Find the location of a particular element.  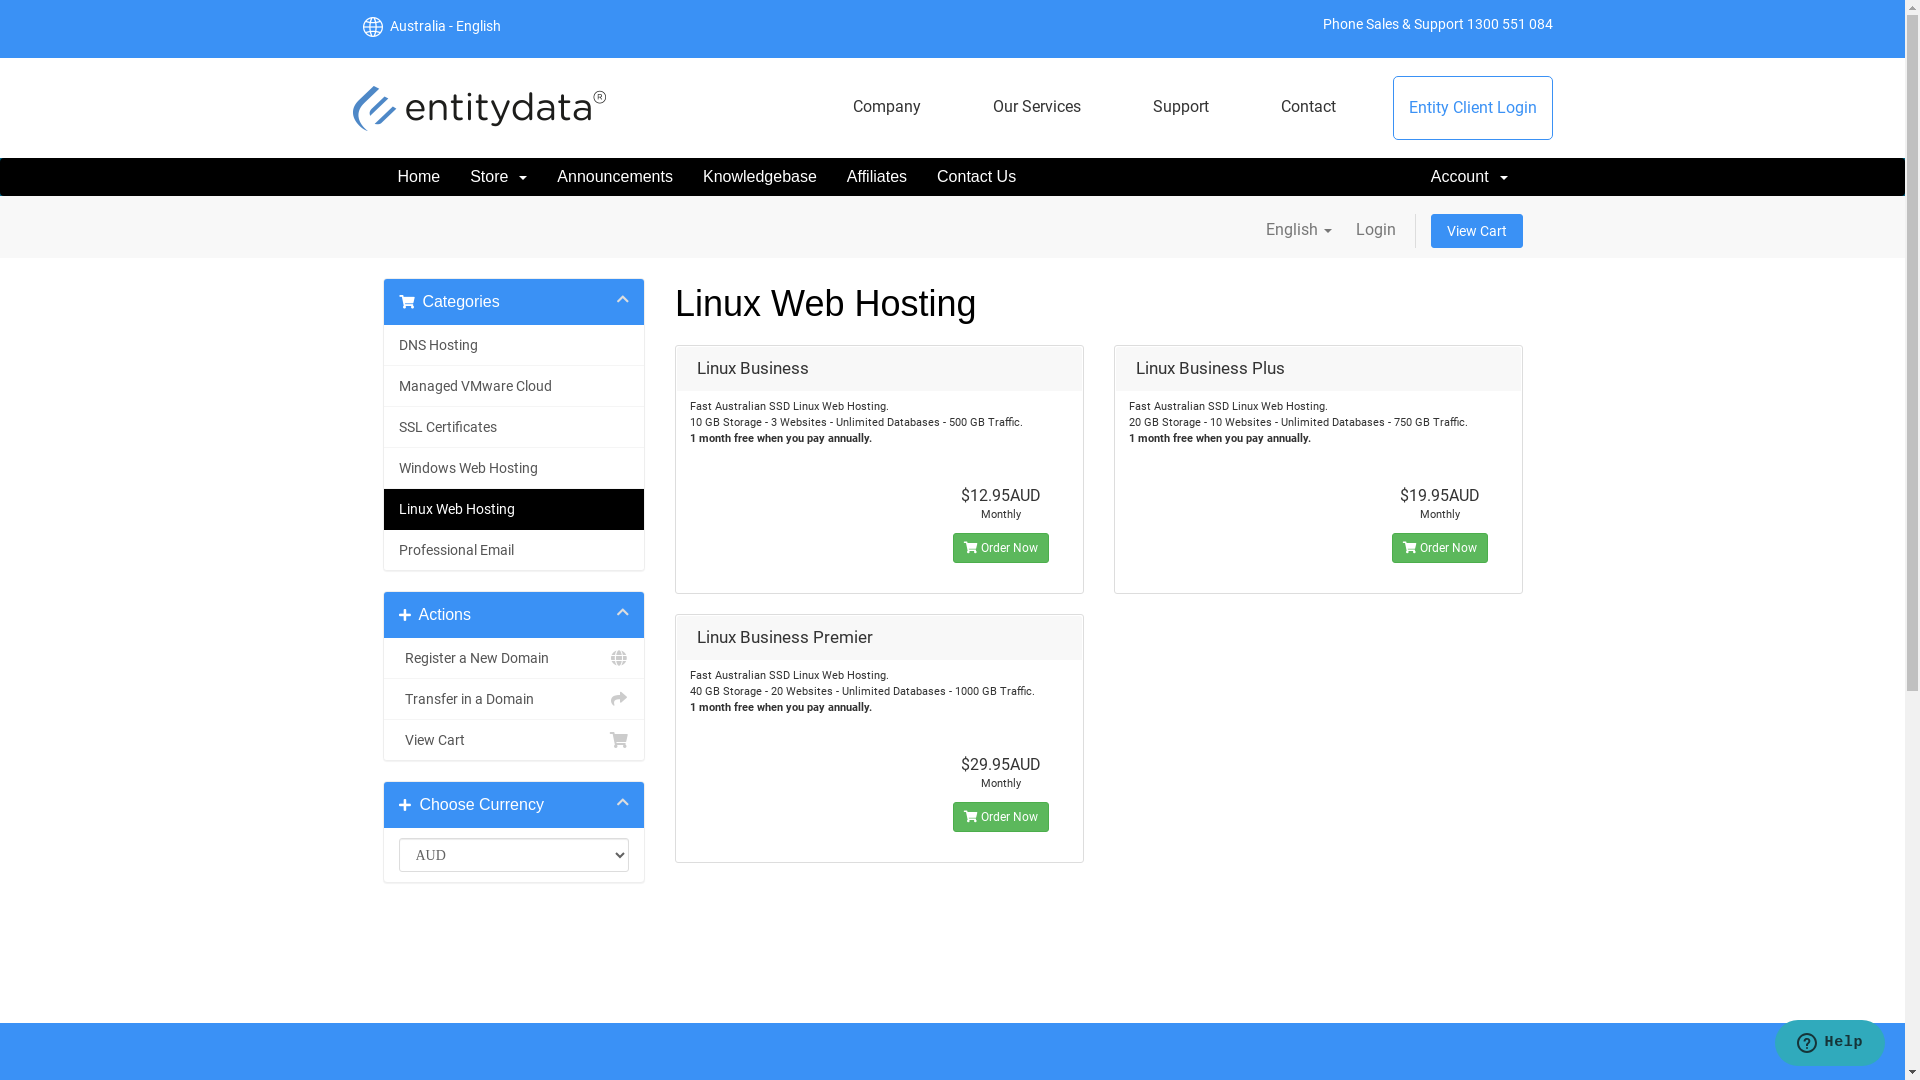

'Announcements' is located at coordinates (613, 176).